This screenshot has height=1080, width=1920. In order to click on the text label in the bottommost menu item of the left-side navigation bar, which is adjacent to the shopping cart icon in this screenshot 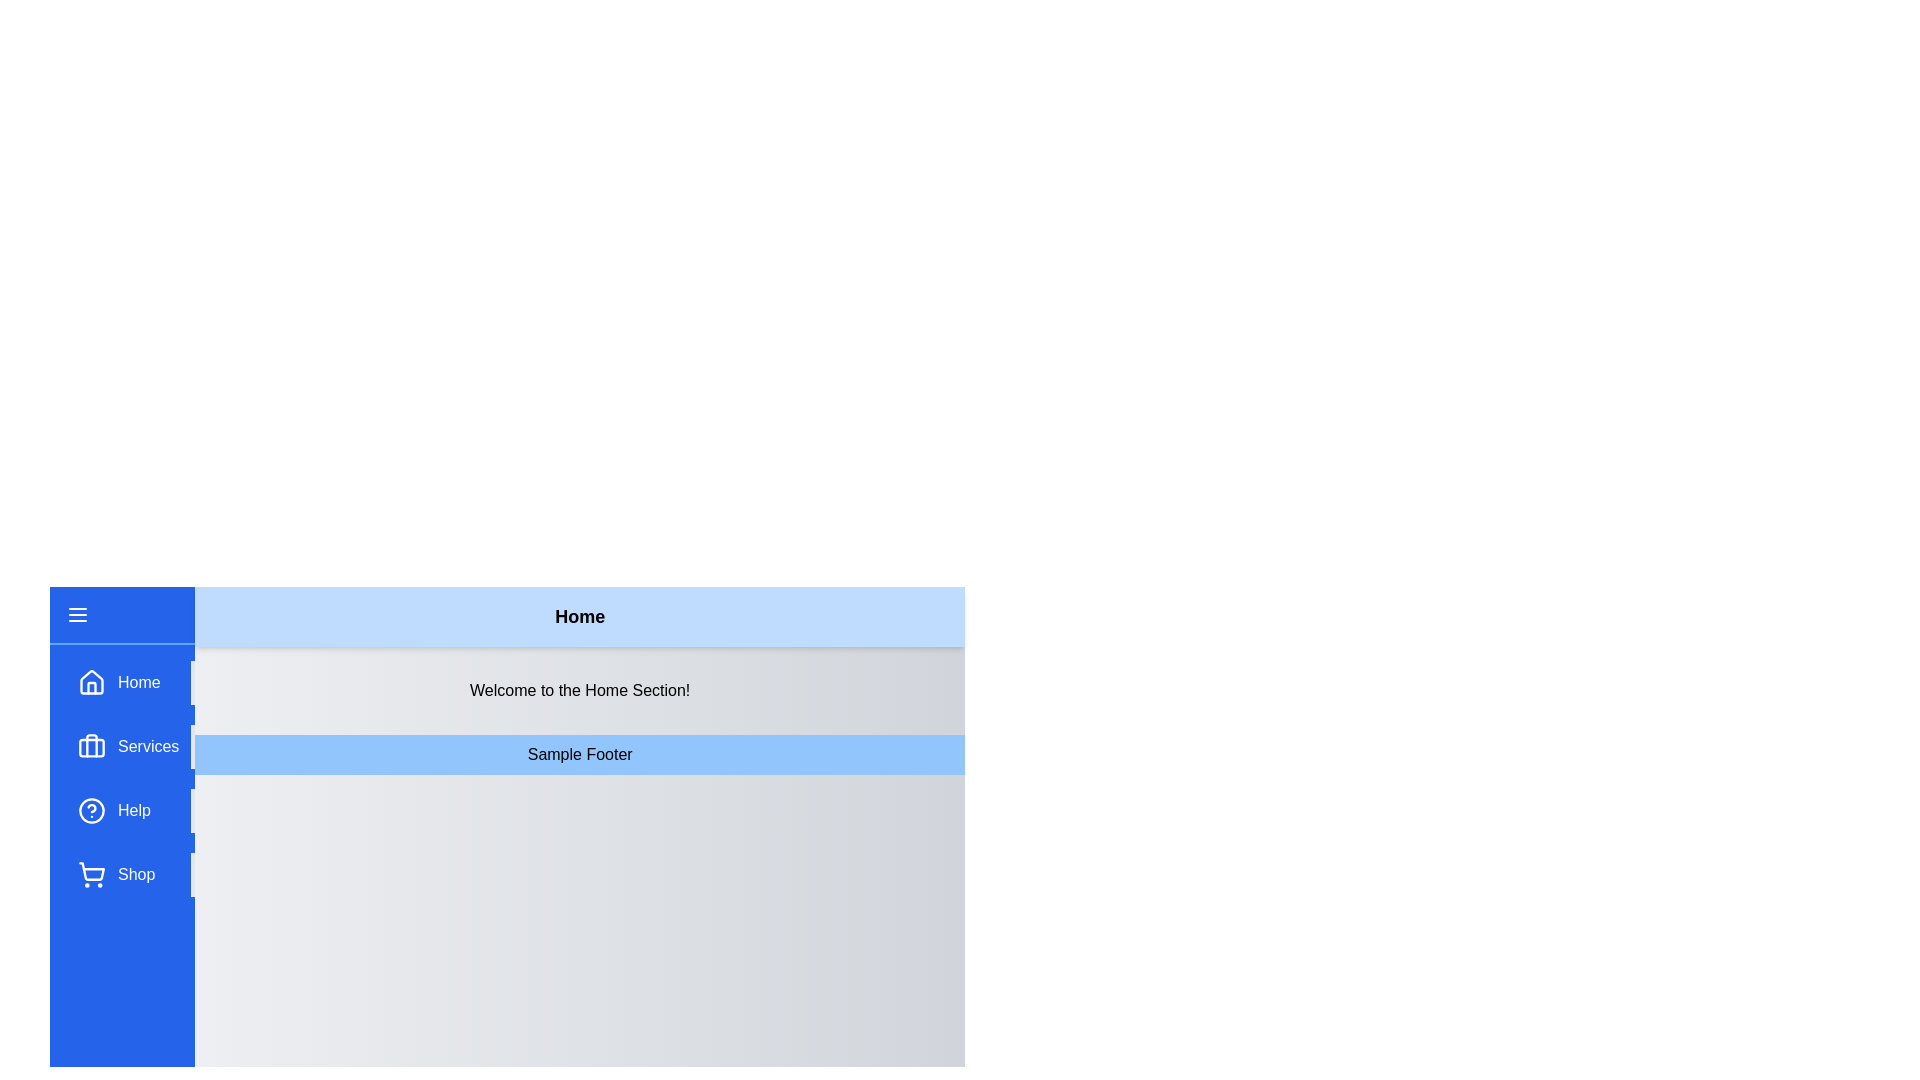, I will do `click(135, 874)`.